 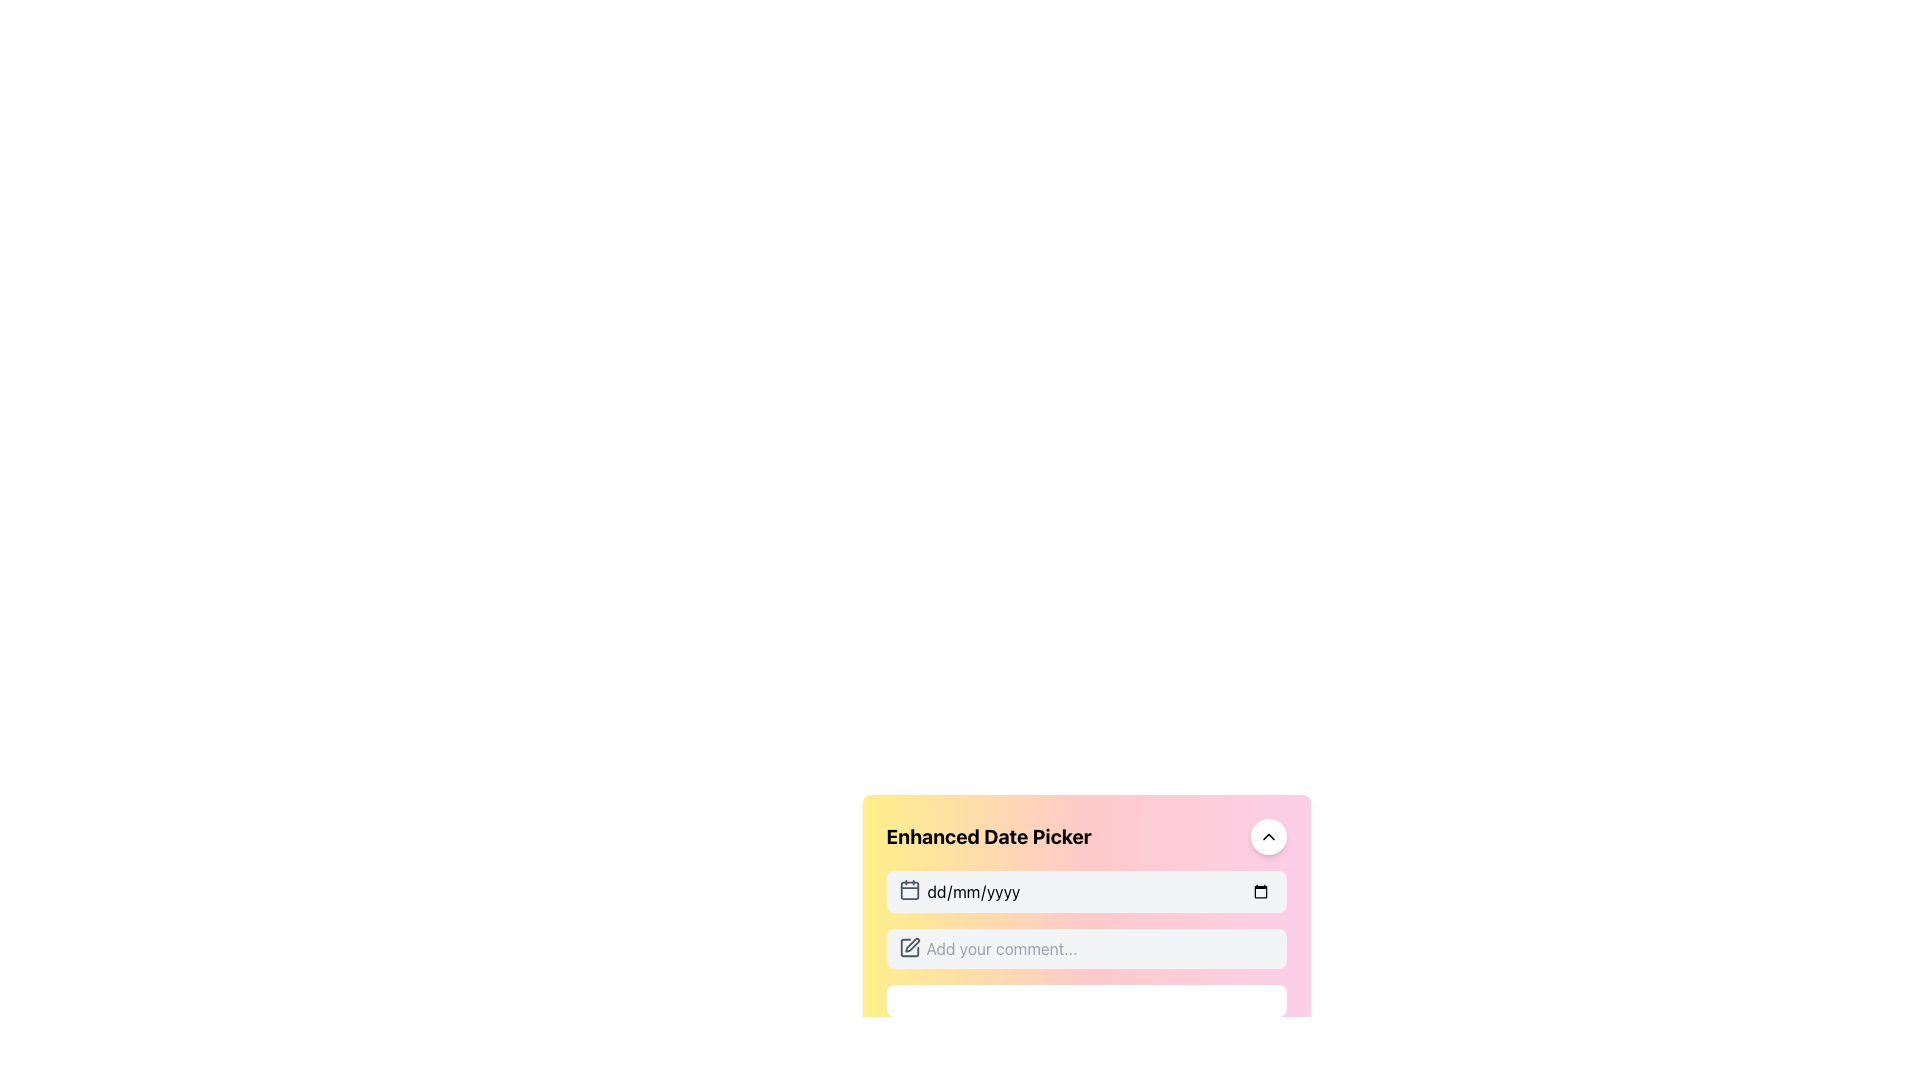 What do you see at coordinates (908, 889) in the screenshot?
I see `the first calendar icon on the left side of the input box` at bounding box center [908, 889].